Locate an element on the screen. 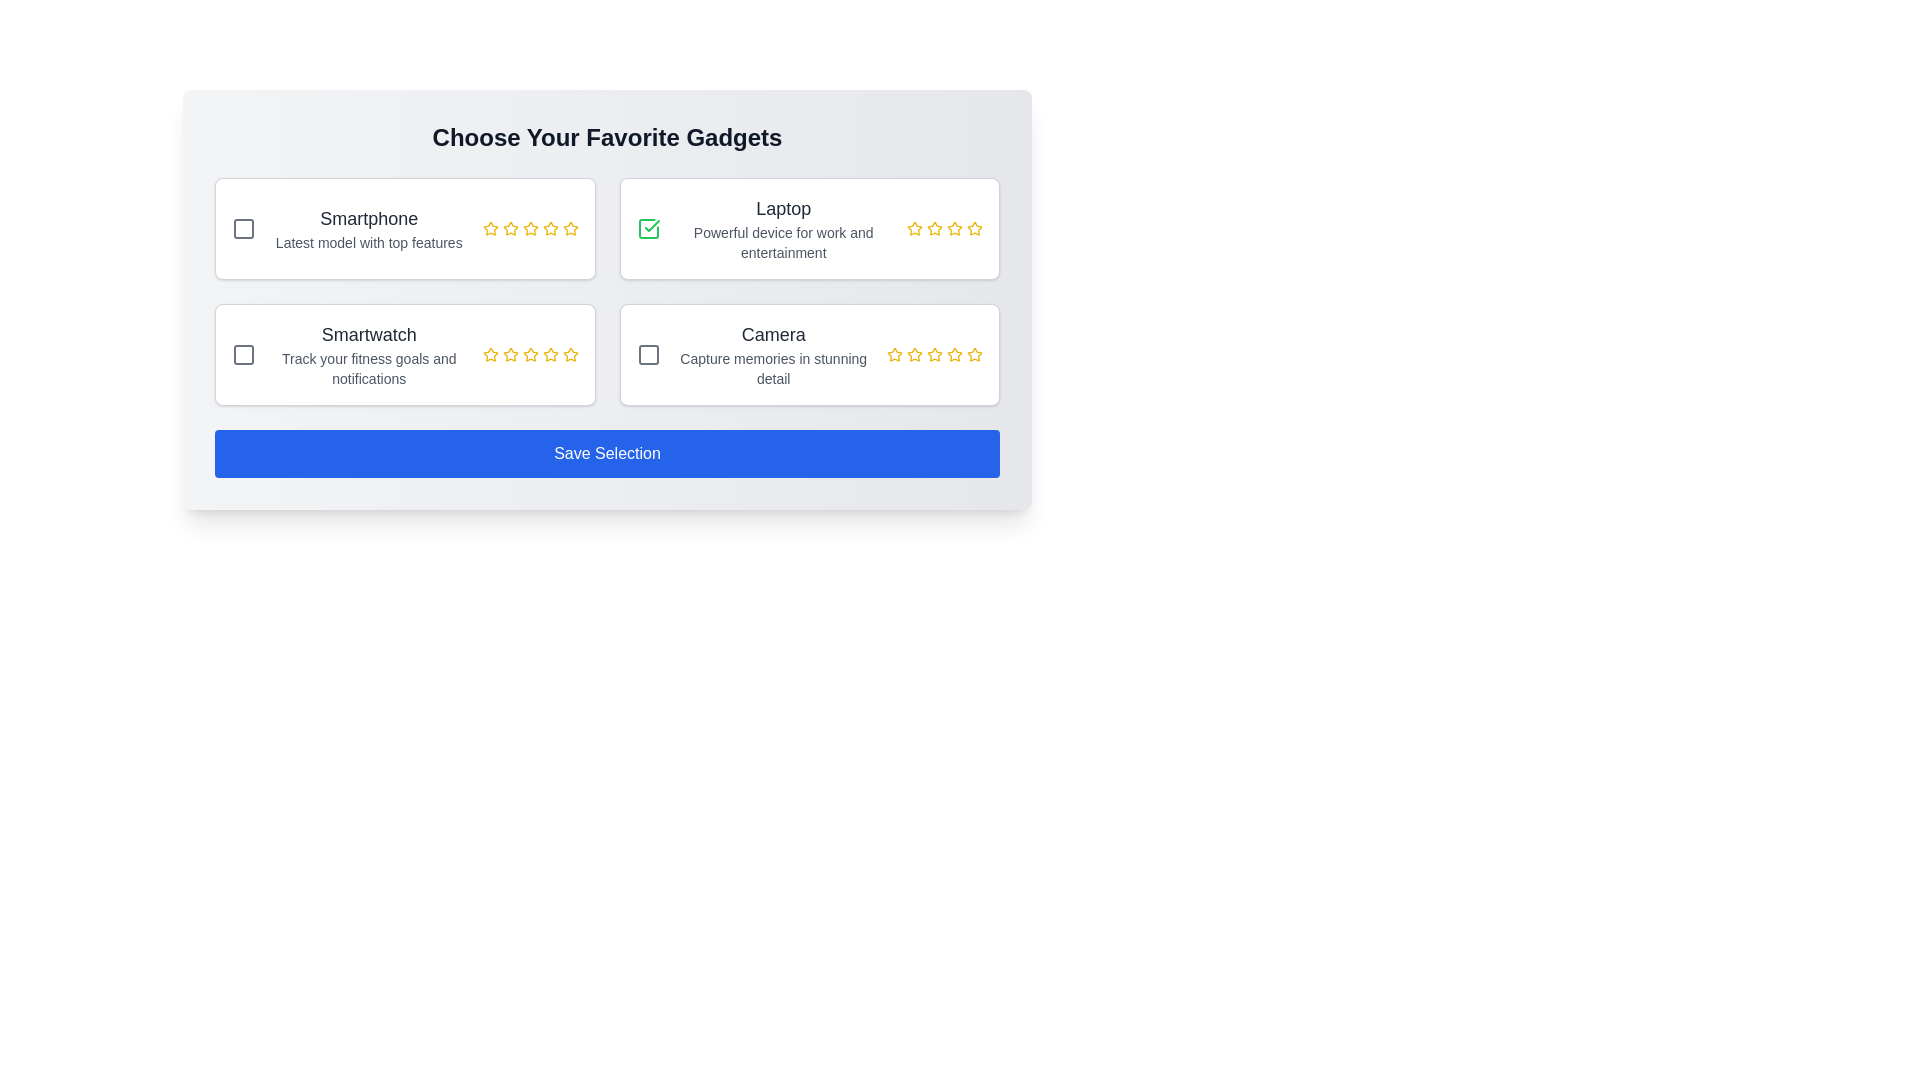 The width and height of the screenshot is (1920, 1080). the fourth star from the left in the horizontal sequence of five stars in the Camera rating system is located at coordinates (954, 353).